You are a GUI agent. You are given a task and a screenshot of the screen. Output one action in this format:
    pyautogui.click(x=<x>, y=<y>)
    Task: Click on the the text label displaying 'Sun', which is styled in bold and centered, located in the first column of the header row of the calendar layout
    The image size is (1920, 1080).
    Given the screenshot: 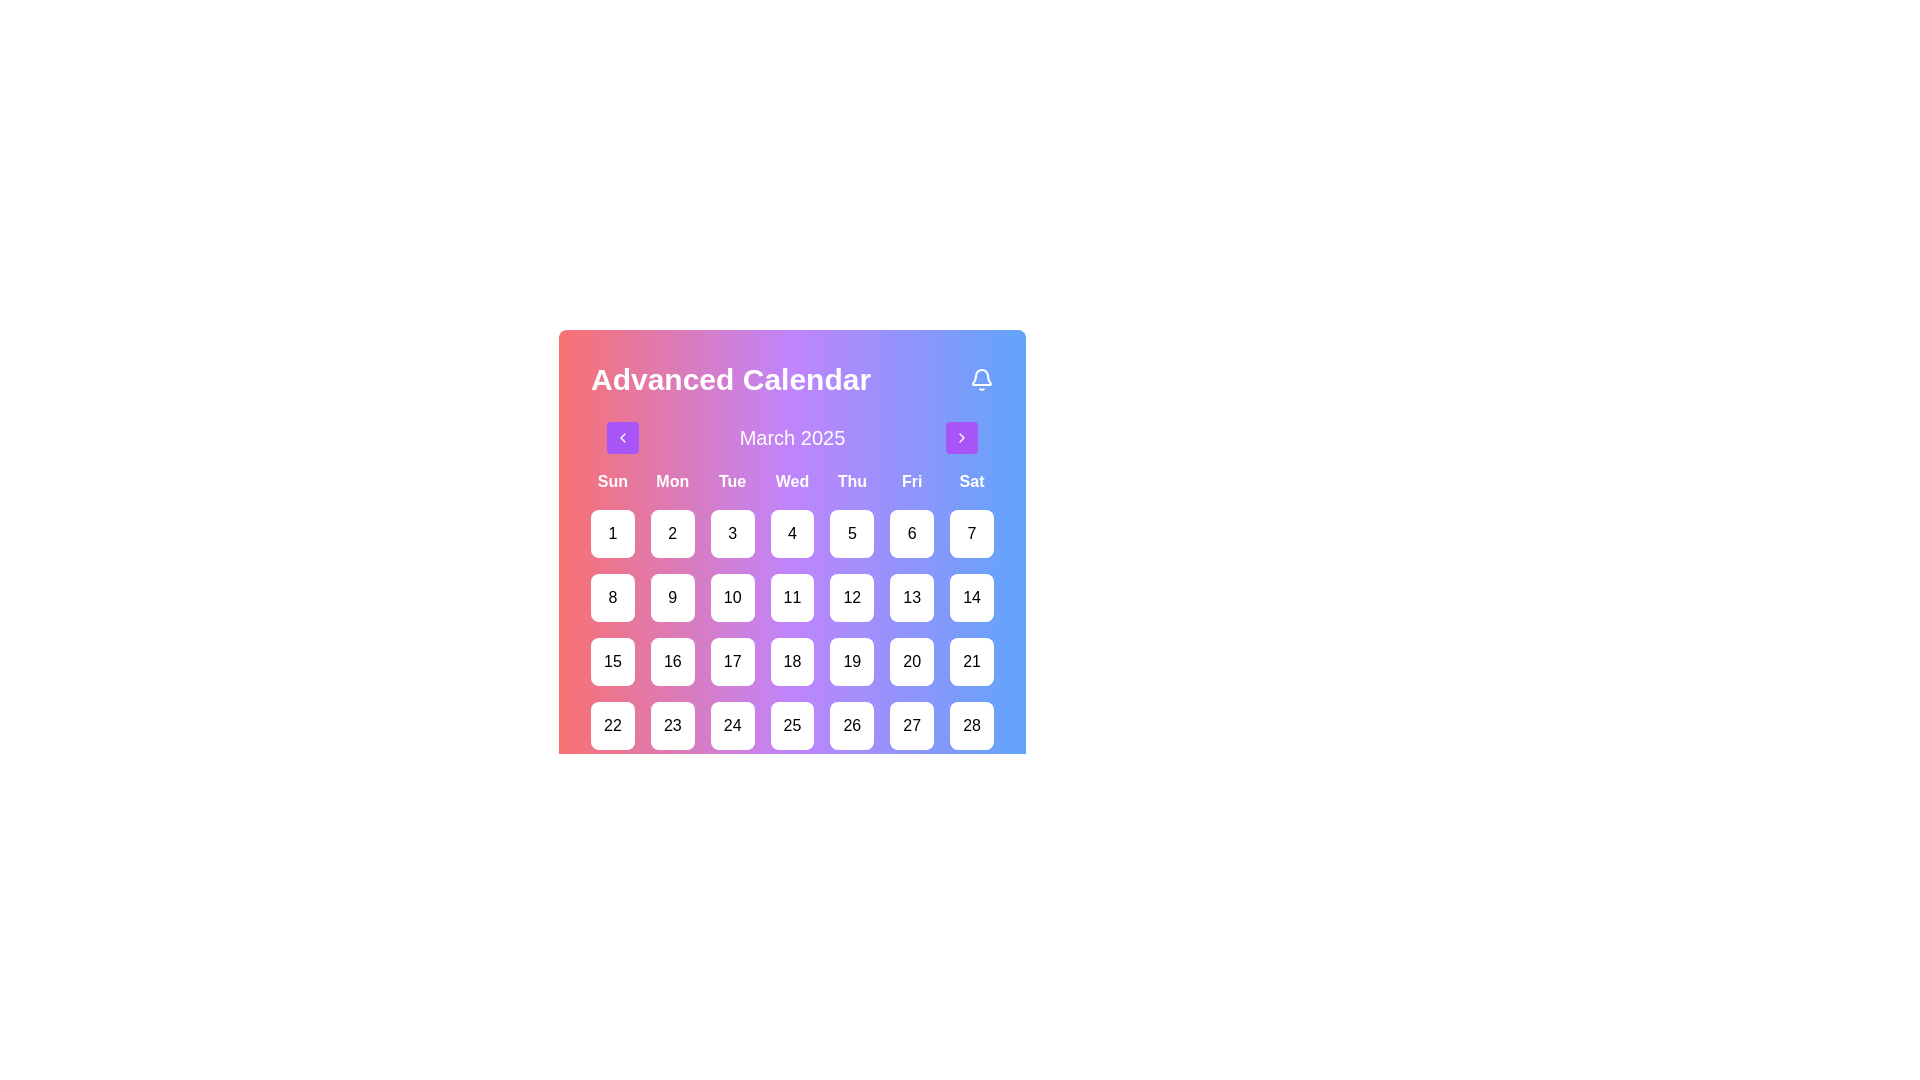 What is the action you would take?
    pyautogui.click(x=611, y=482)
    